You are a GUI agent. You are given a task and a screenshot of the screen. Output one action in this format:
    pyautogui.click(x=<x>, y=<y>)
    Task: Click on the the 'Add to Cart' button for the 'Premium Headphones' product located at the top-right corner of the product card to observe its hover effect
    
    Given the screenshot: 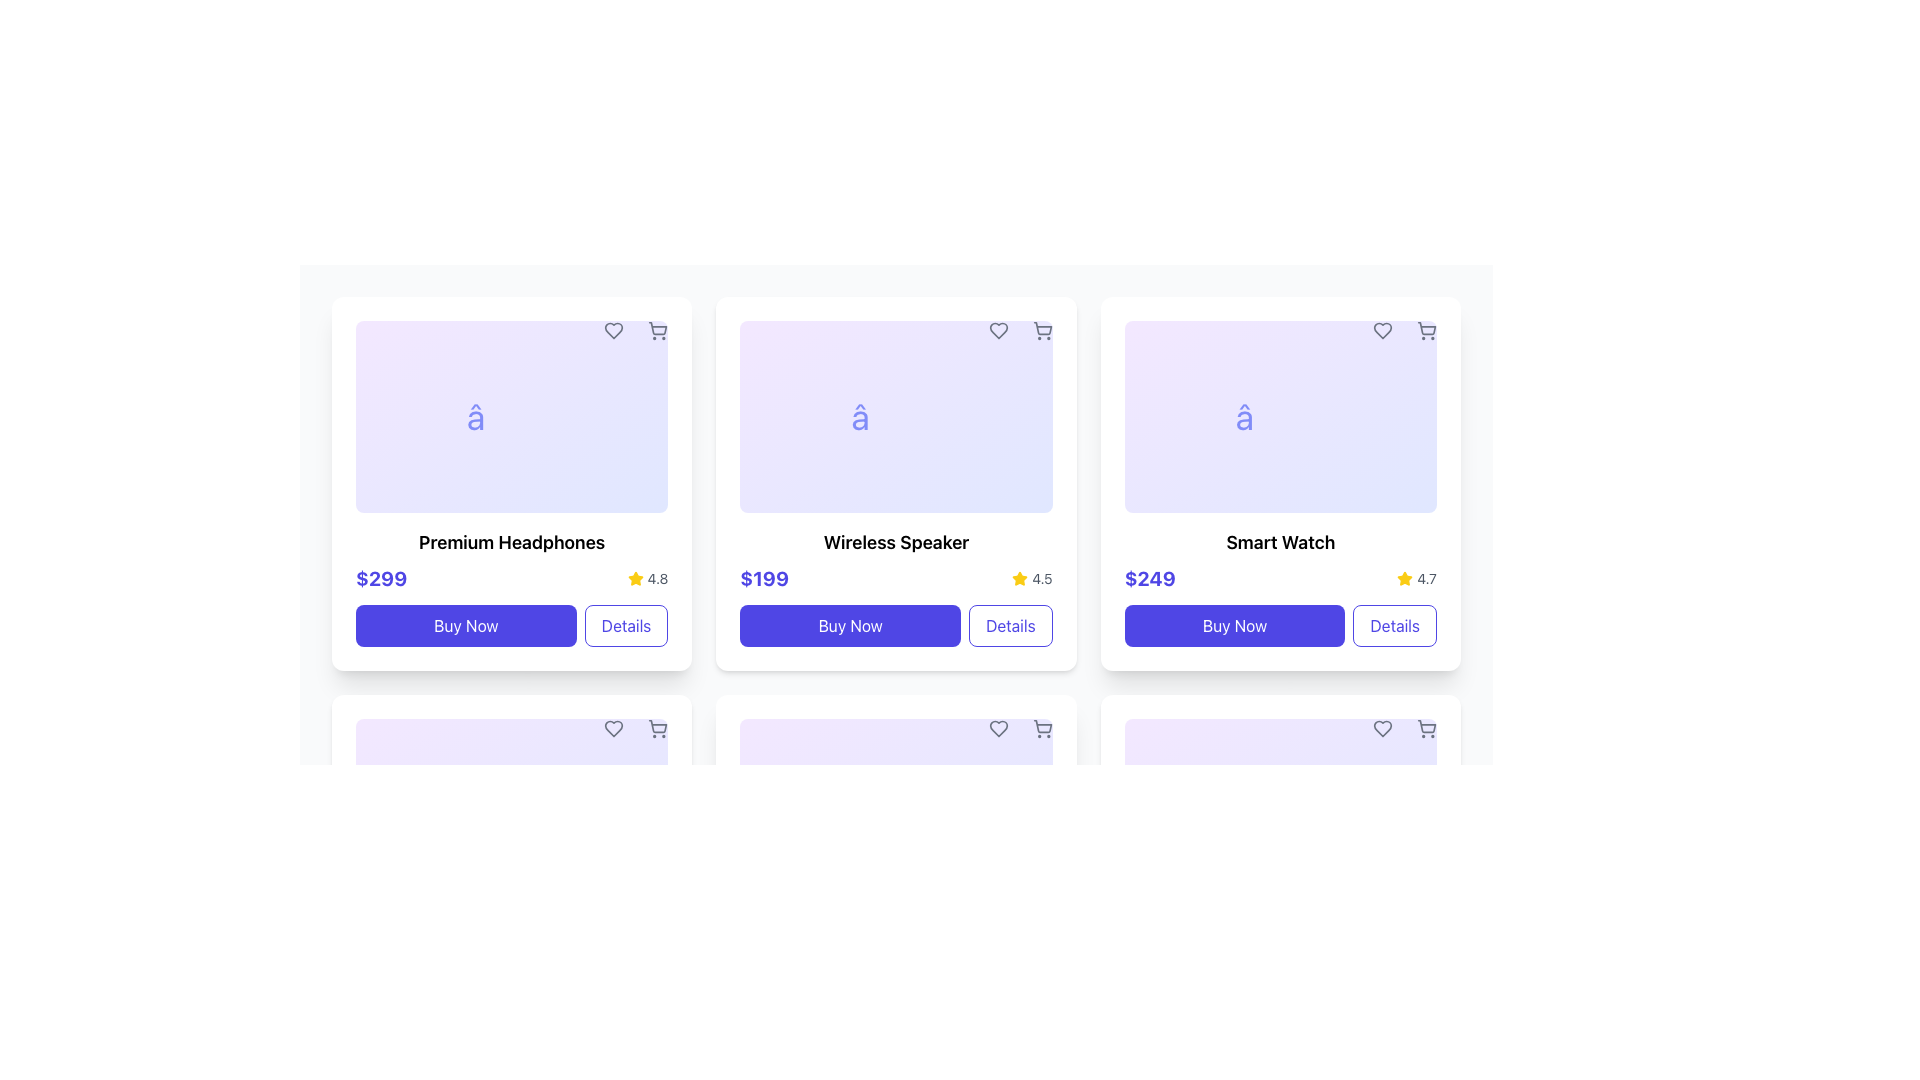 What is the action you would take?
    pyautogui.click(x=658, y=330)
    